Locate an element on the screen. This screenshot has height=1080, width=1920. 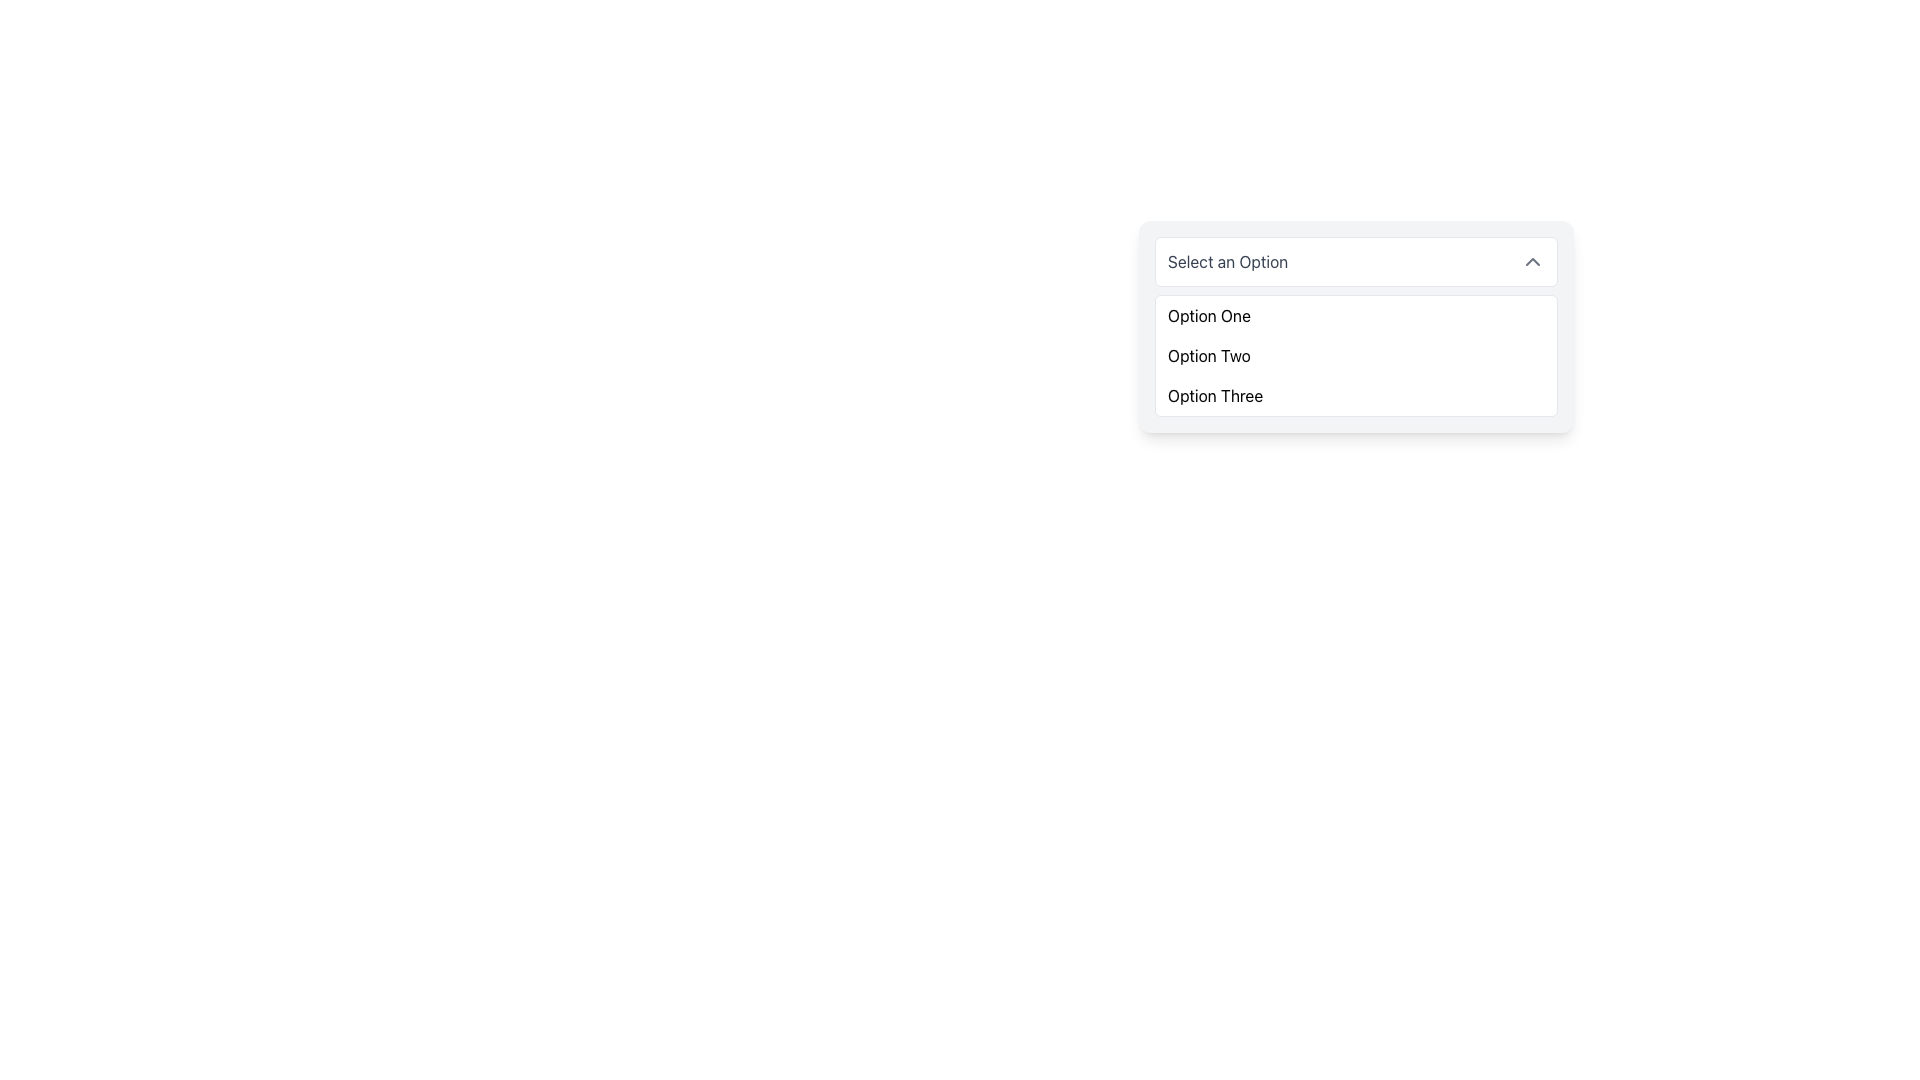
to select the 'Option Three' in the dropdown menu, which is the third item in the list and becomes highlighted on hover is located at coordinates (1356, 396).